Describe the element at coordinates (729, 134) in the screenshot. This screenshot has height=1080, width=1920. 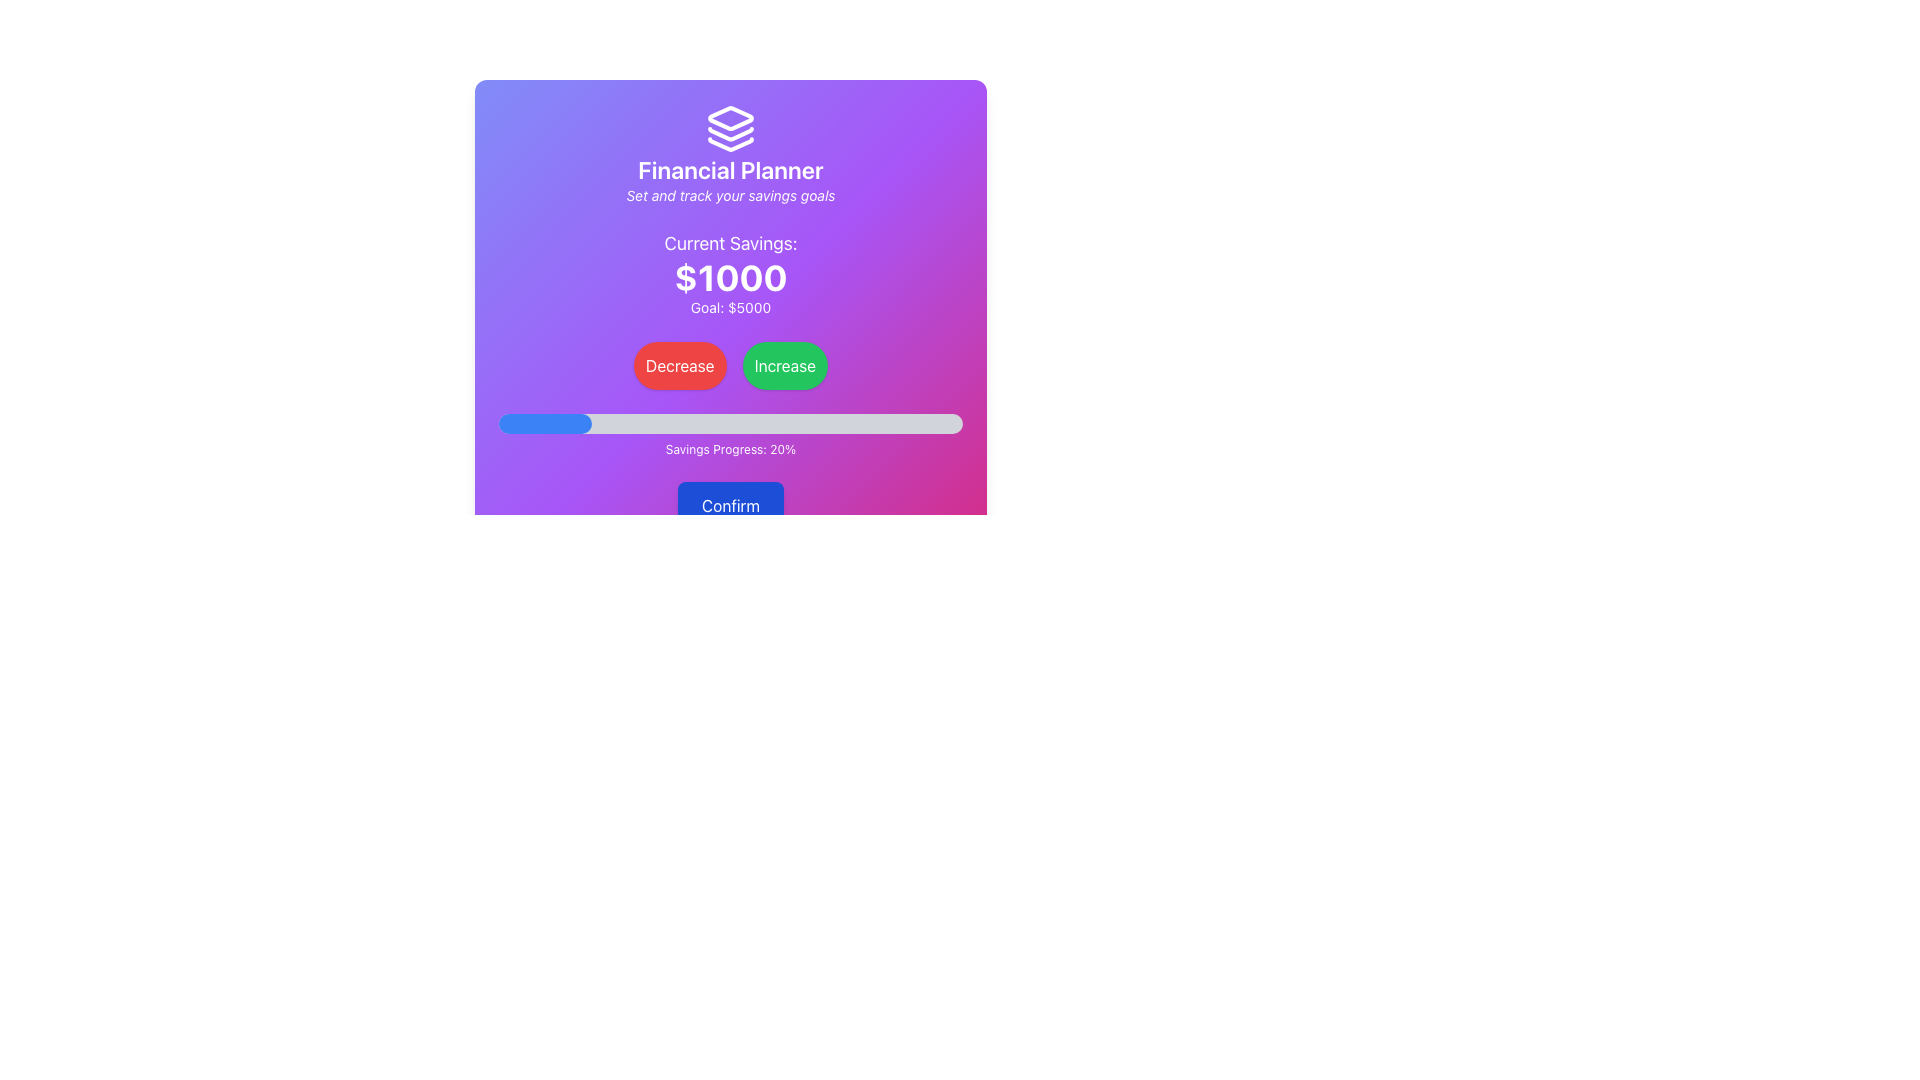
I see `the second layer of the stacked icon located at the top center of the interface` at that location.